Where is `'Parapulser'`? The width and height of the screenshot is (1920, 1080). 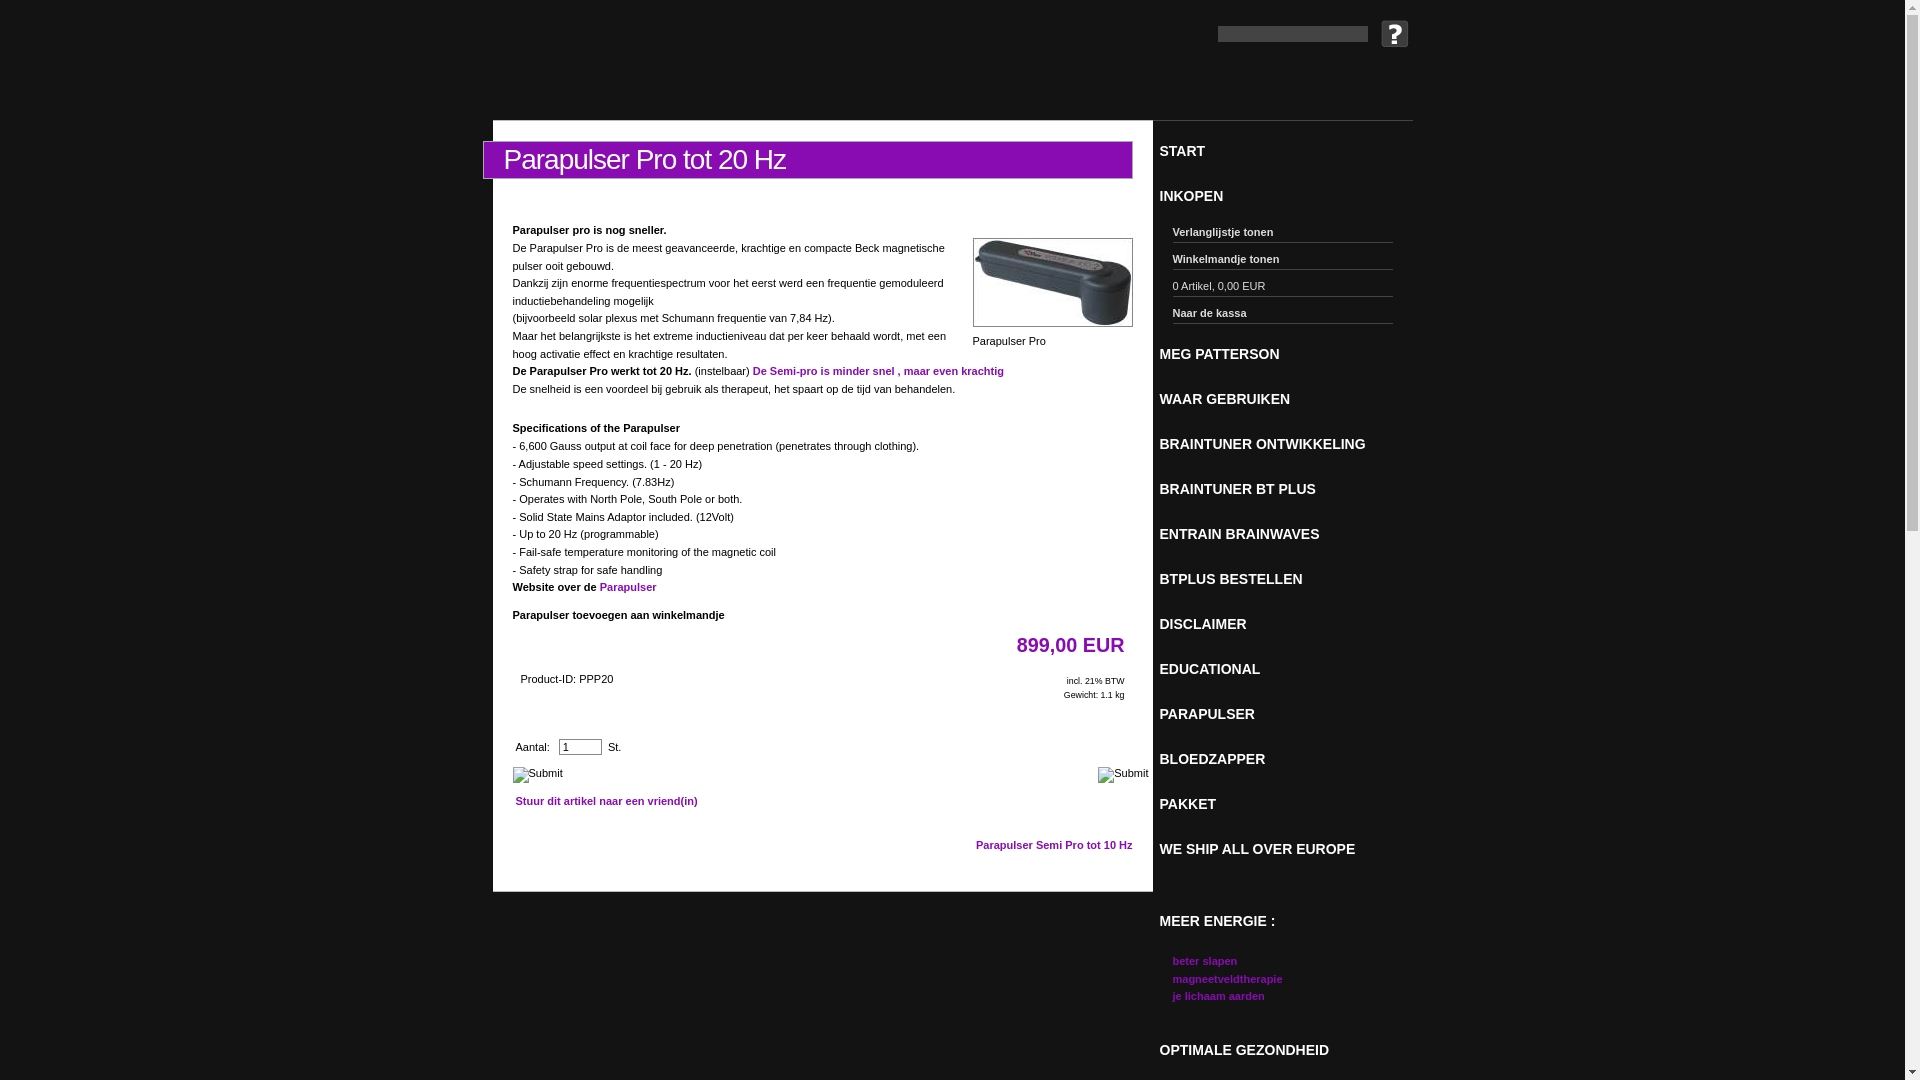 'Parapulser' is located at coordinates (627, 585).